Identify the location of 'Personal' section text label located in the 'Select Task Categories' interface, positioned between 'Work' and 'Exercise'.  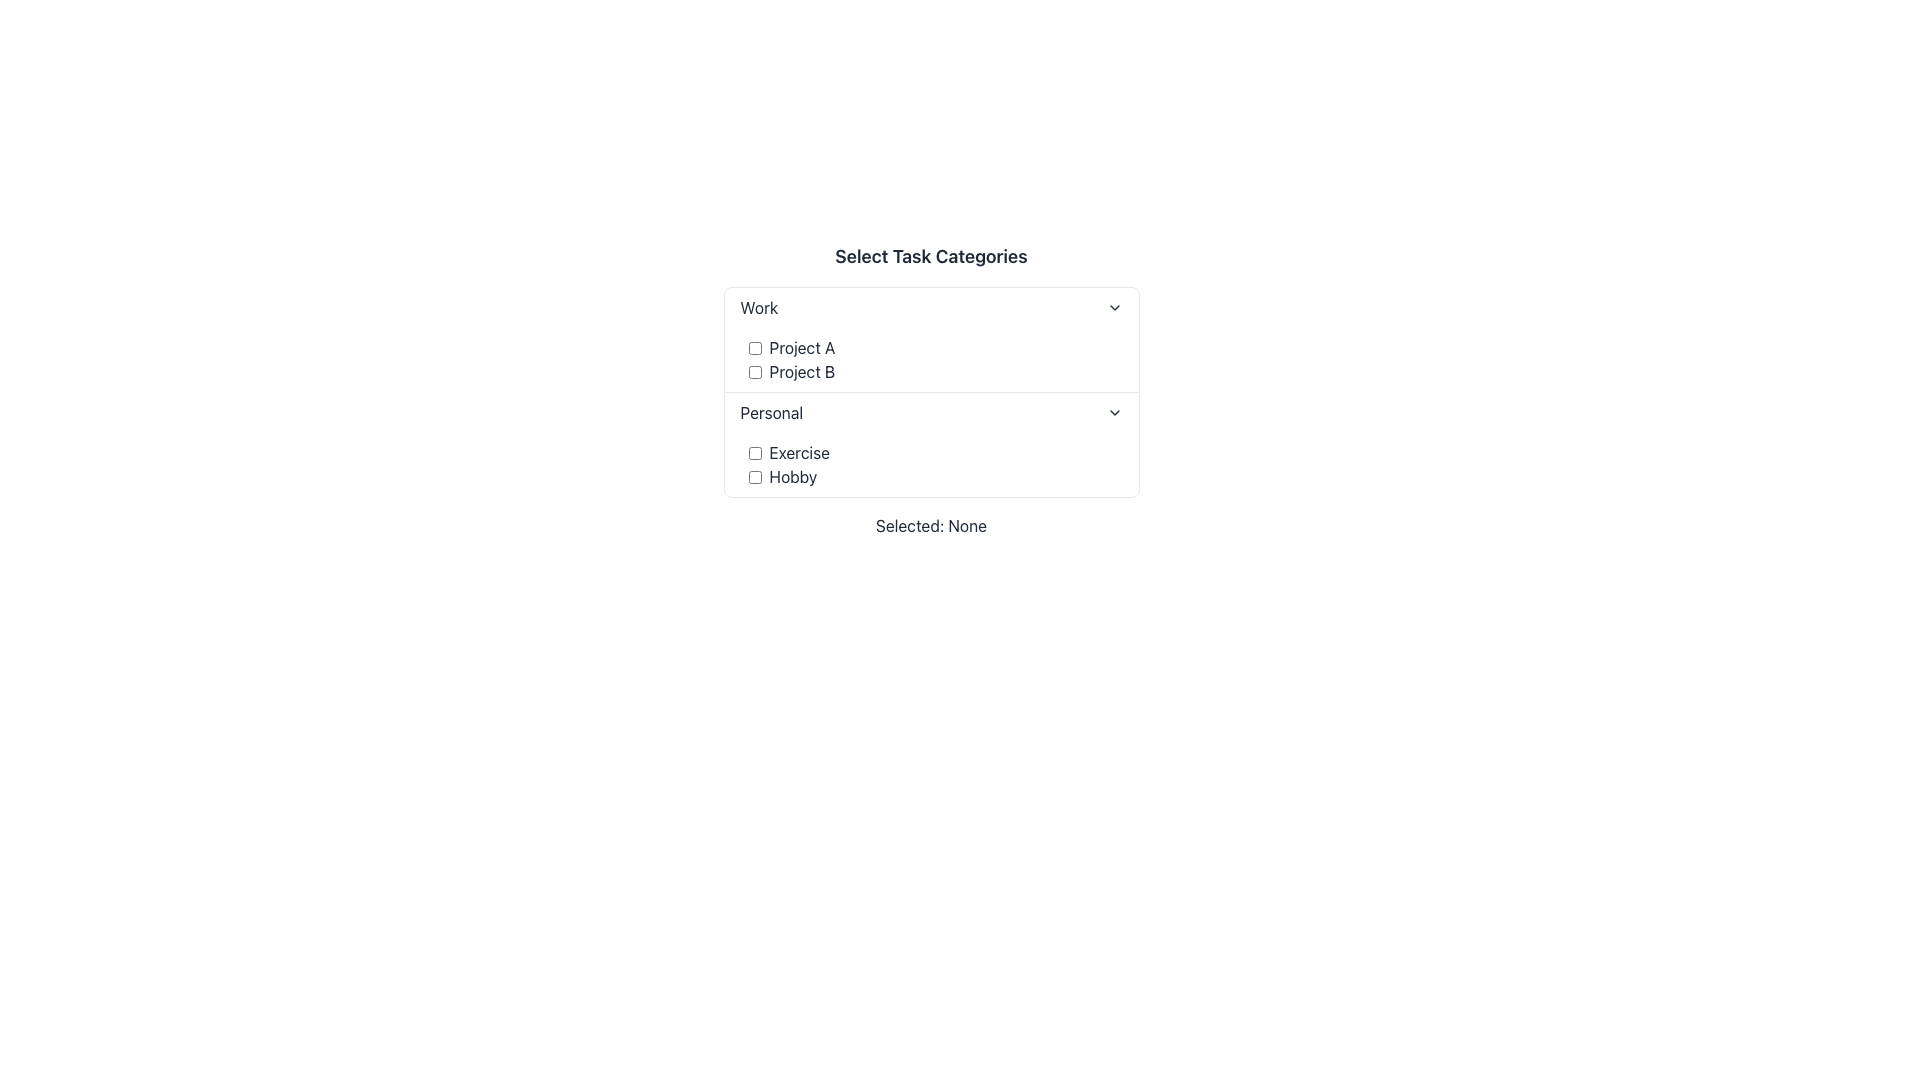
(770, 411).